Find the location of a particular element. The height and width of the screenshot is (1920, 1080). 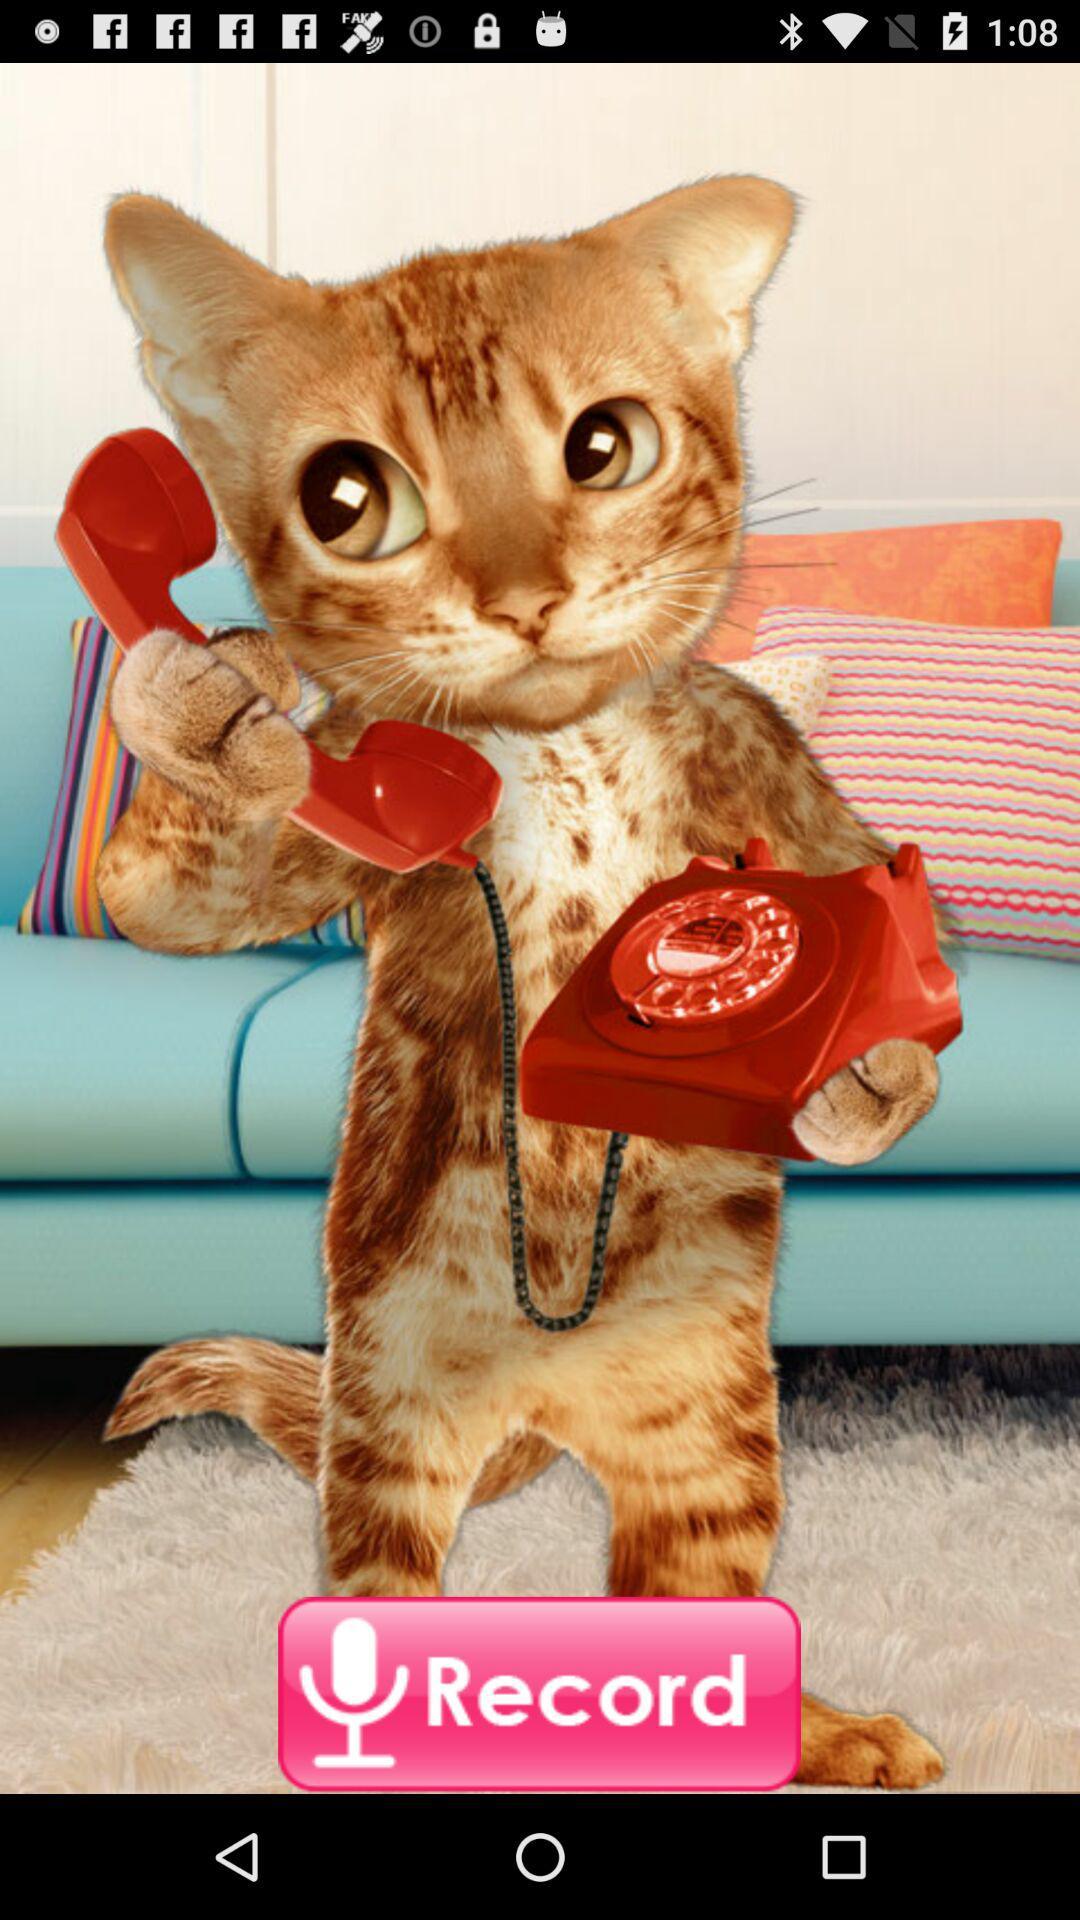

record is located at coordinates (538, 1694).